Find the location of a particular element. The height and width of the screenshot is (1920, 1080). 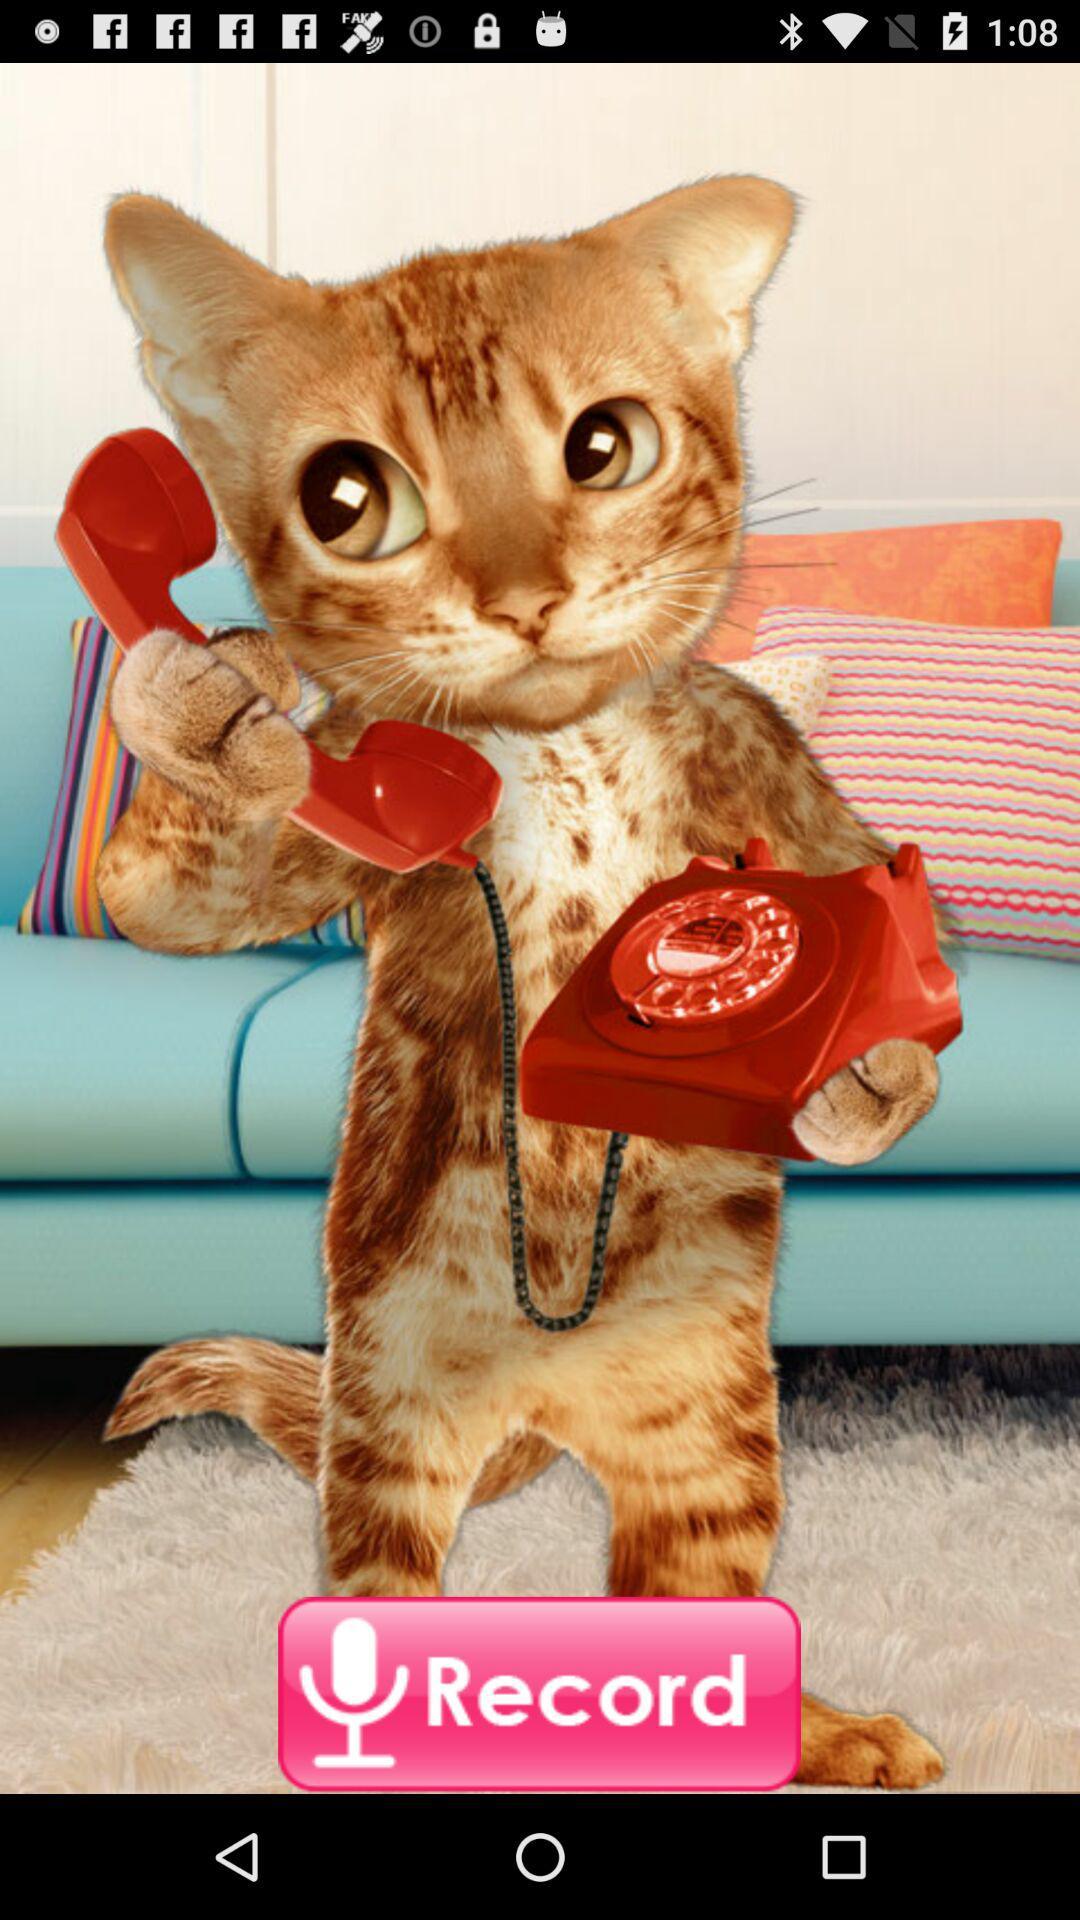

record is located at coordinates (538, 1694).